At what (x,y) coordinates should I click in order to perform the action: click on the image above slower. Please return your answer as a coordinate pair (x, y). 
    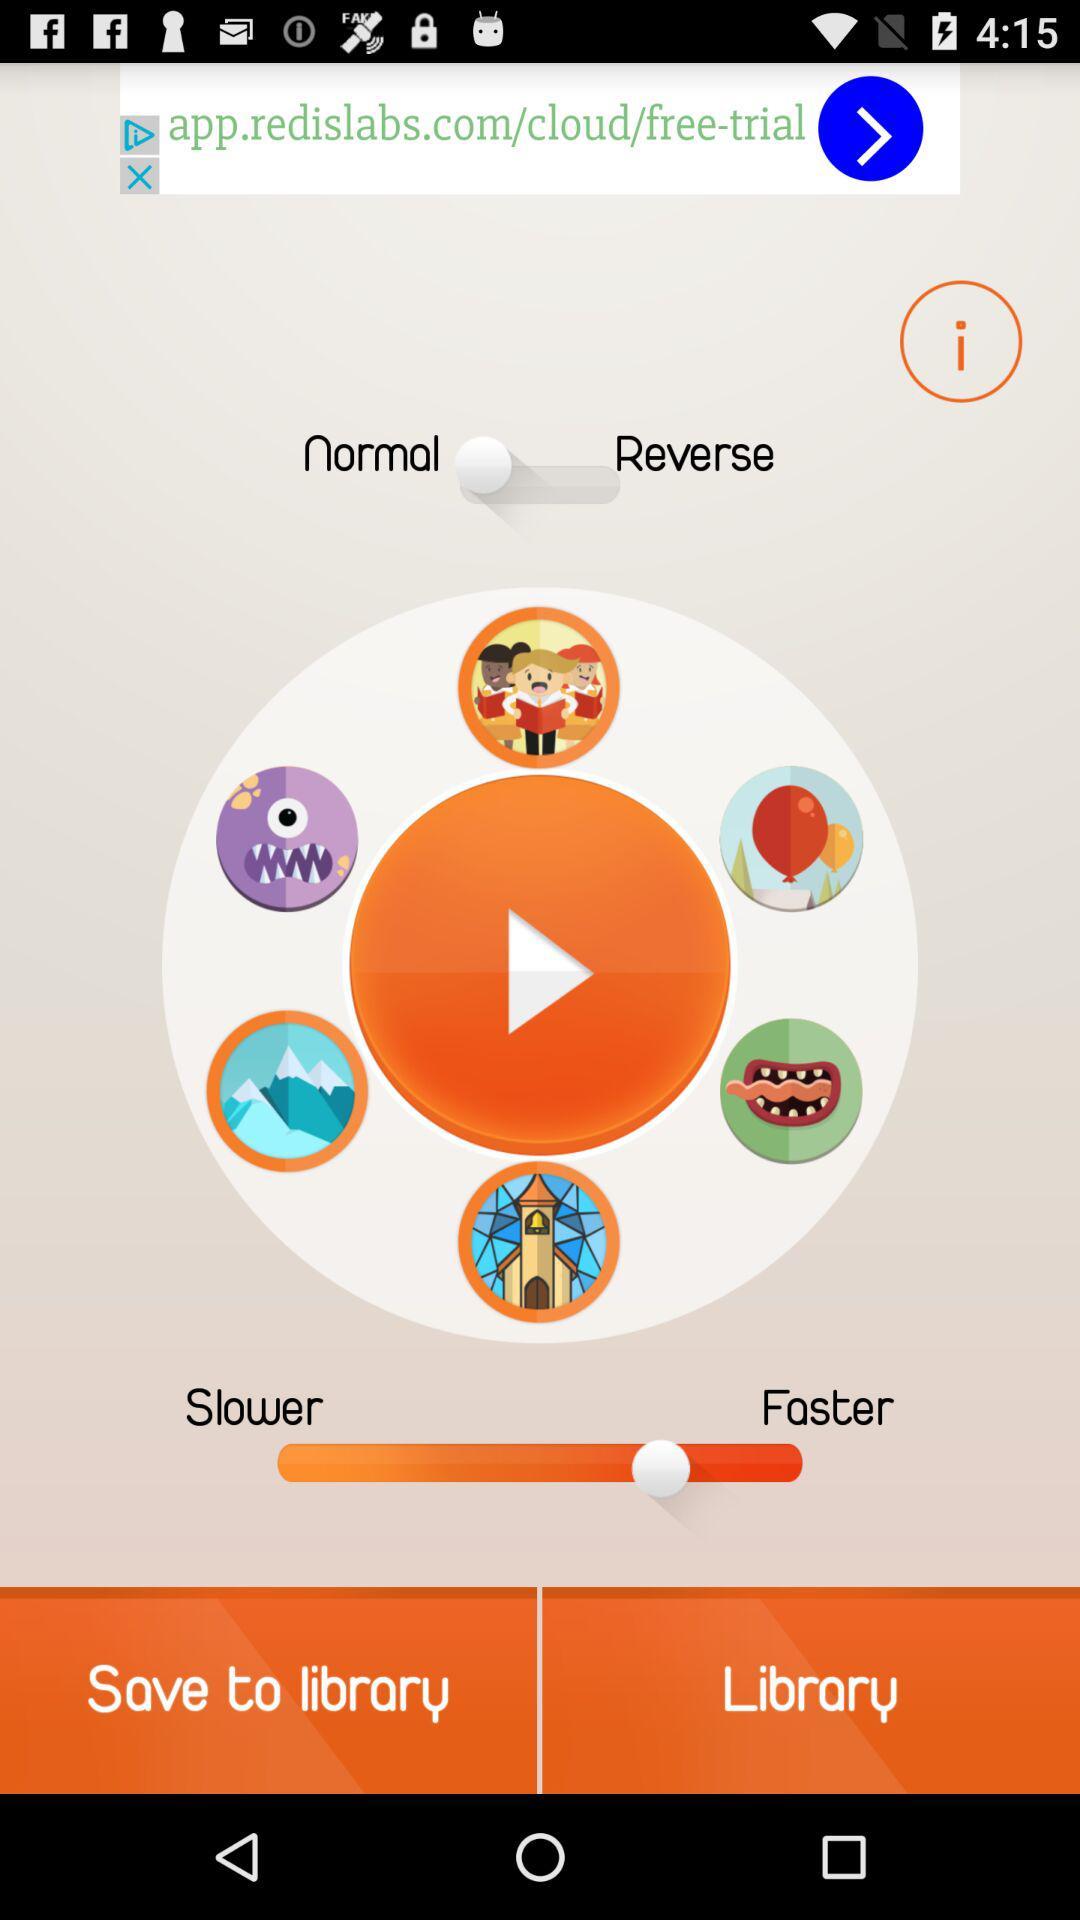
    Looking at the image, I should click on (286, 1089).